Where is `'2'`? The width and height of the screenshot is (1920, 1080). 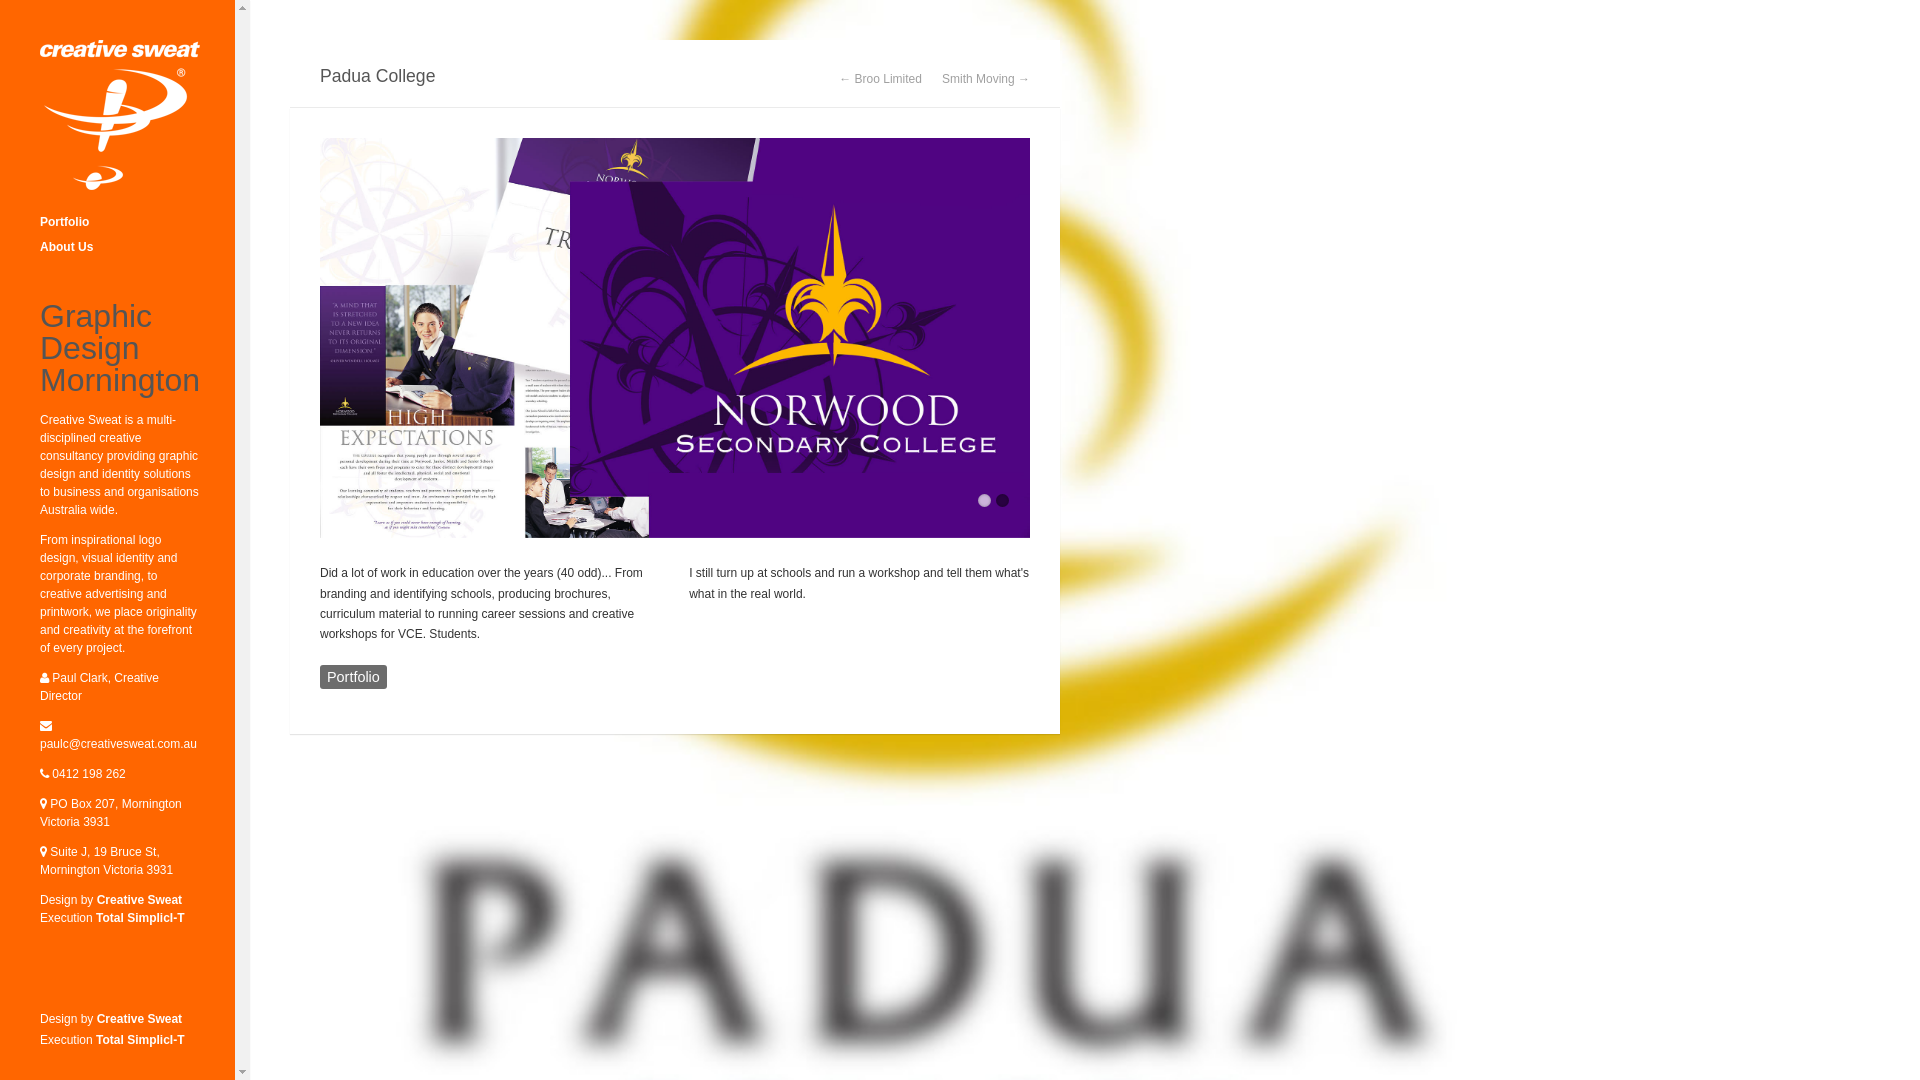
'2' is located at coordinates (1002, 499).